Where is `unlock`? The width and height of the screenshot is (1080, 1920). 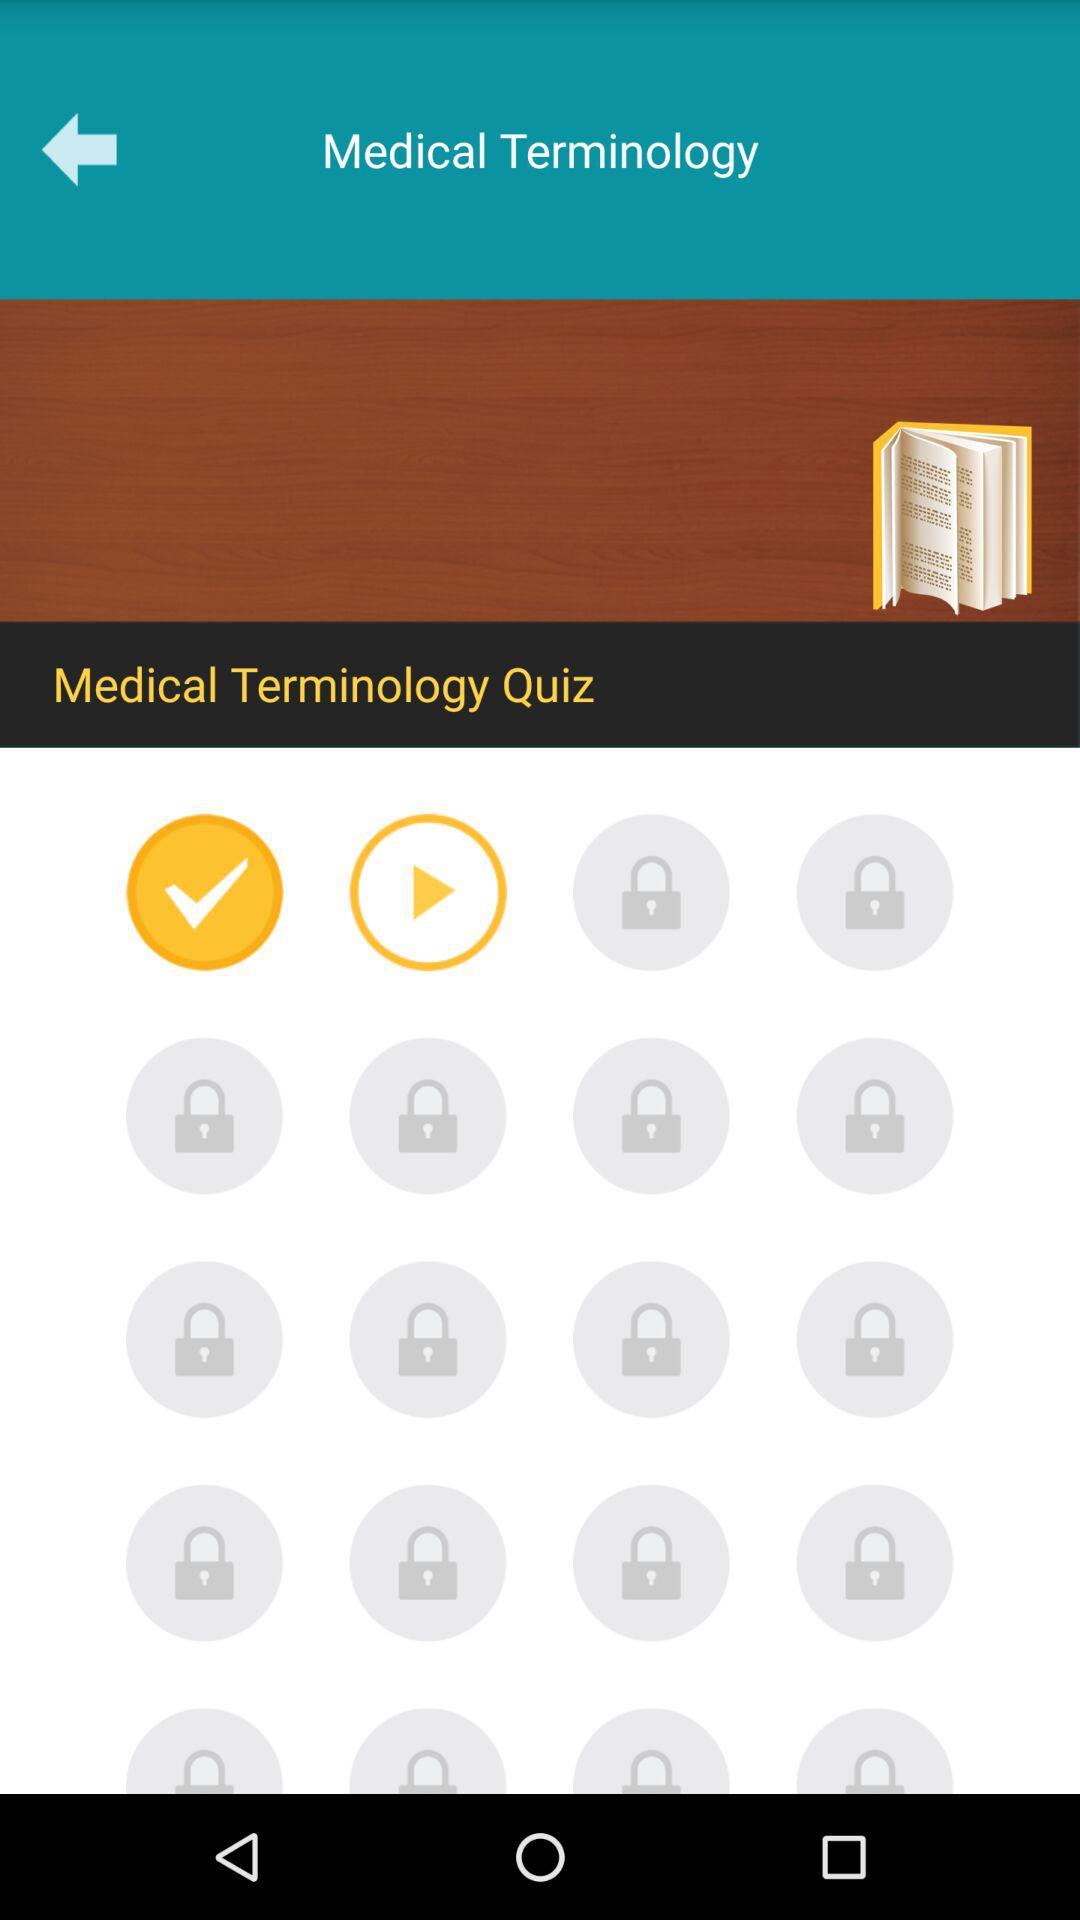
unlock is located at coordinates (651, 1339).